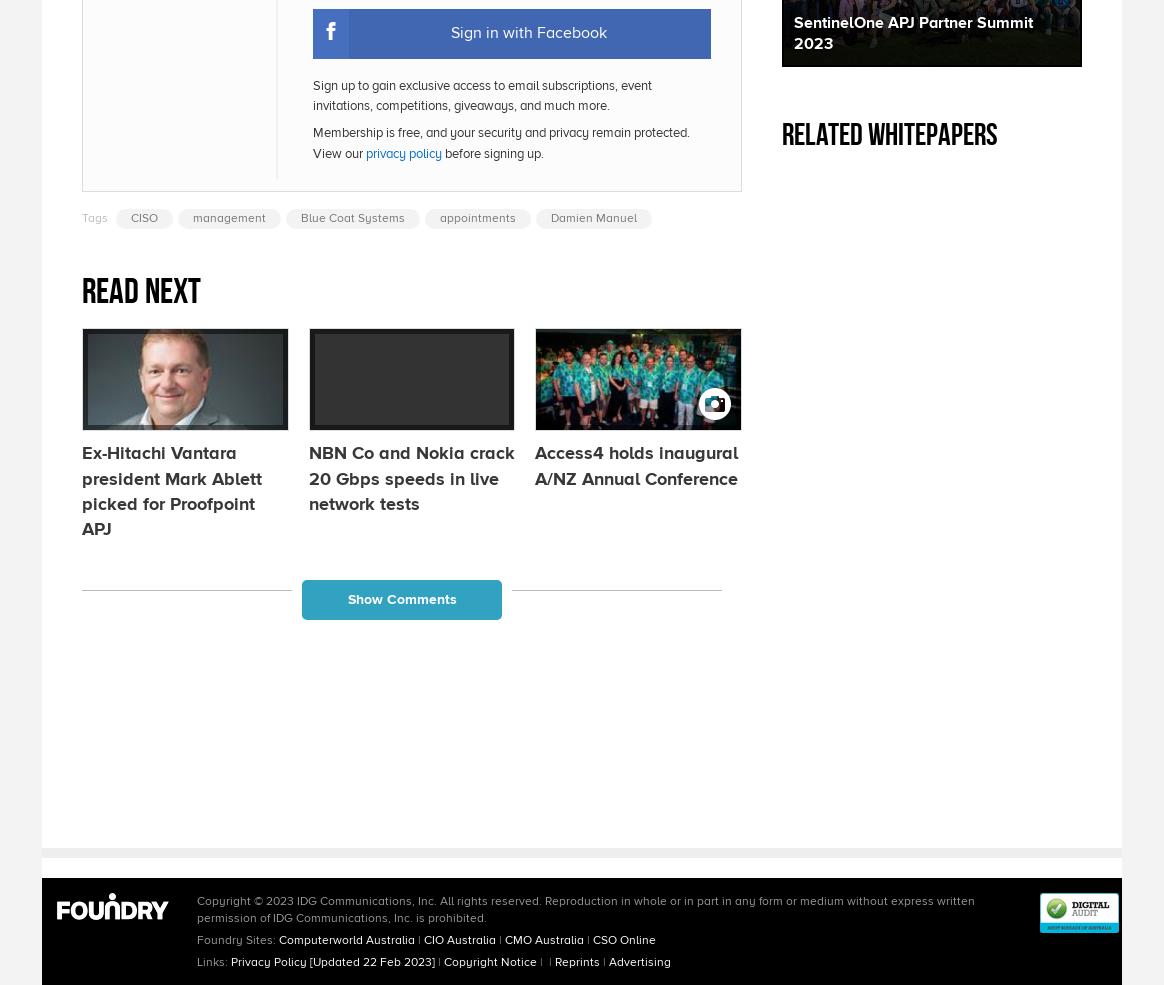 The height and width of the screenshot is (985, 1164). I want to click on 'Foundry Sites:', so click(196, 939).